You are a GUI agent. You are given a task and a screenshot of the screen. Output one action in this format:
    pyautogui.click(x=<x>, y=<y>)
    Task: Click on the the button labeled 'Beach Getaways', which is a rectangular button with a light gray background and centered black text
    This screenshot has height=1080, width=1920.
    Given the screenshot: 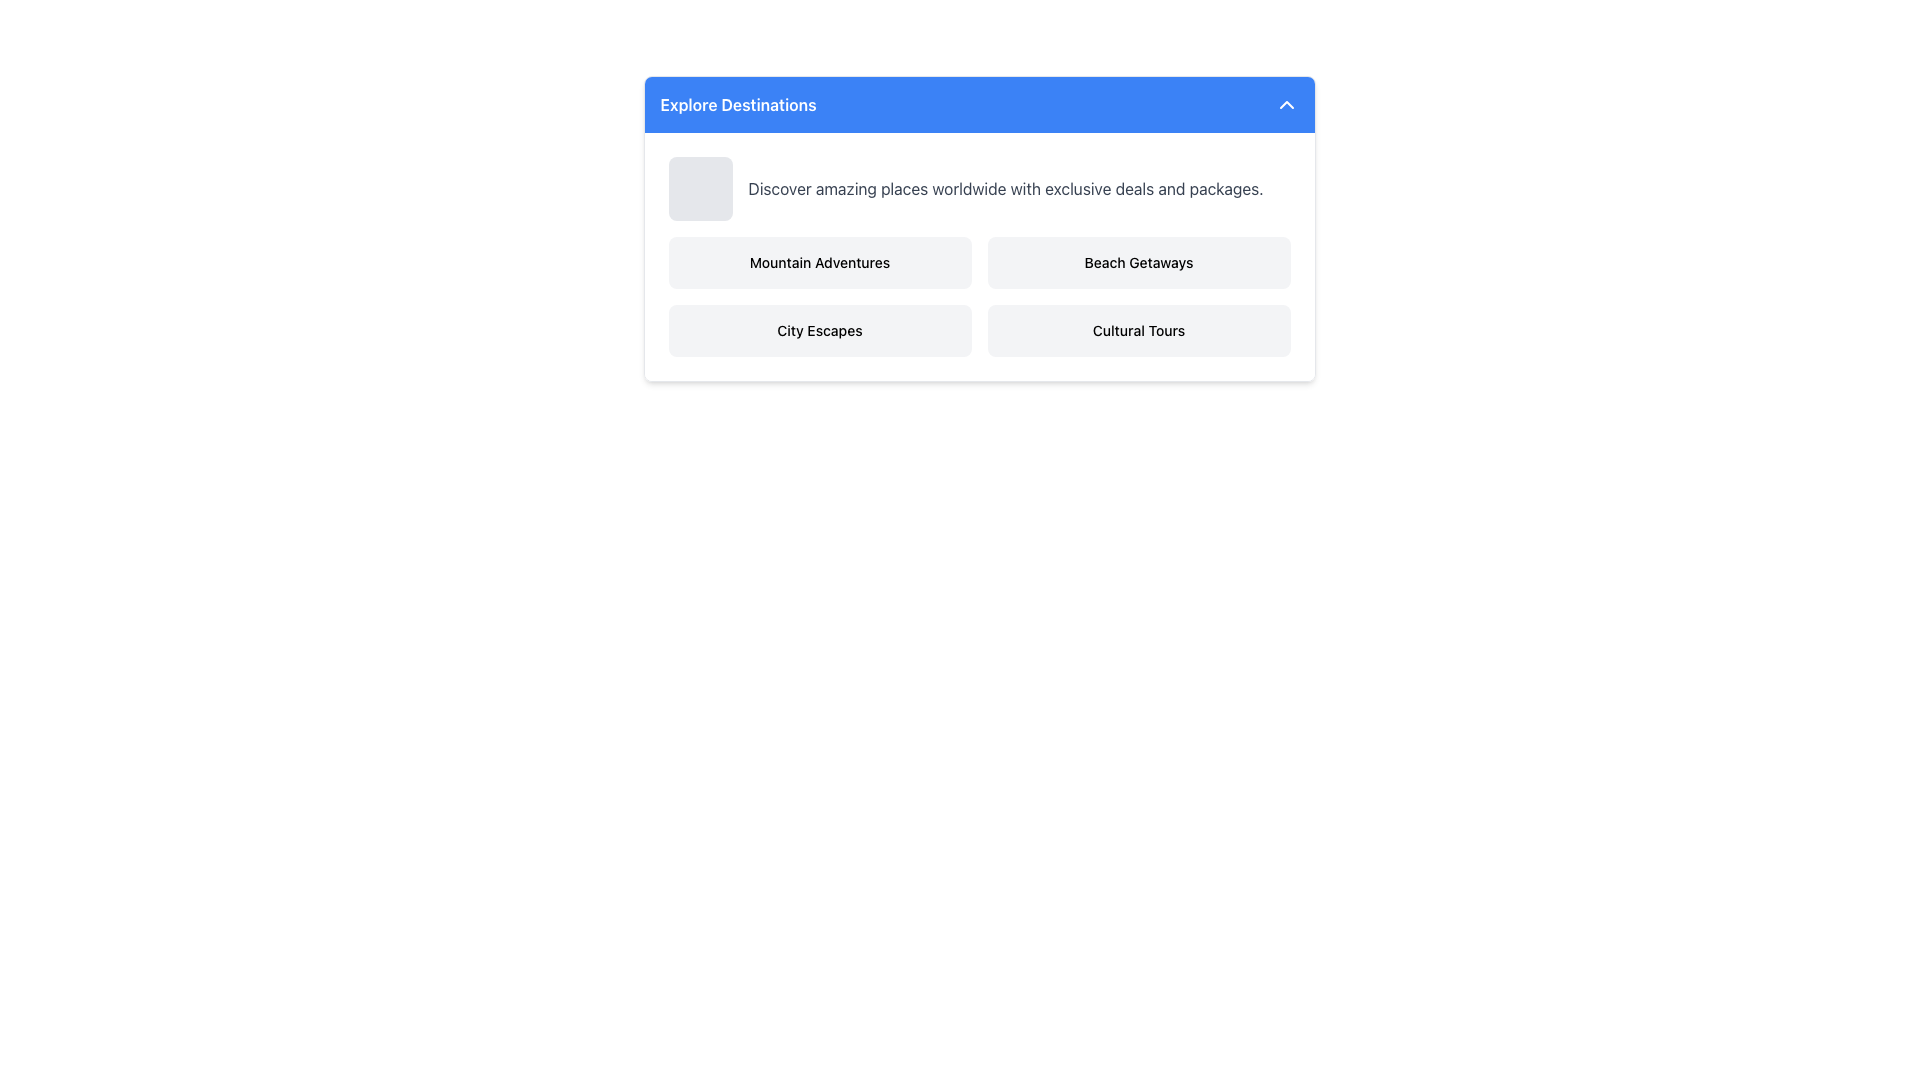 What is the action you would take?
    pyautogui.click(x=1138, y=261)
    